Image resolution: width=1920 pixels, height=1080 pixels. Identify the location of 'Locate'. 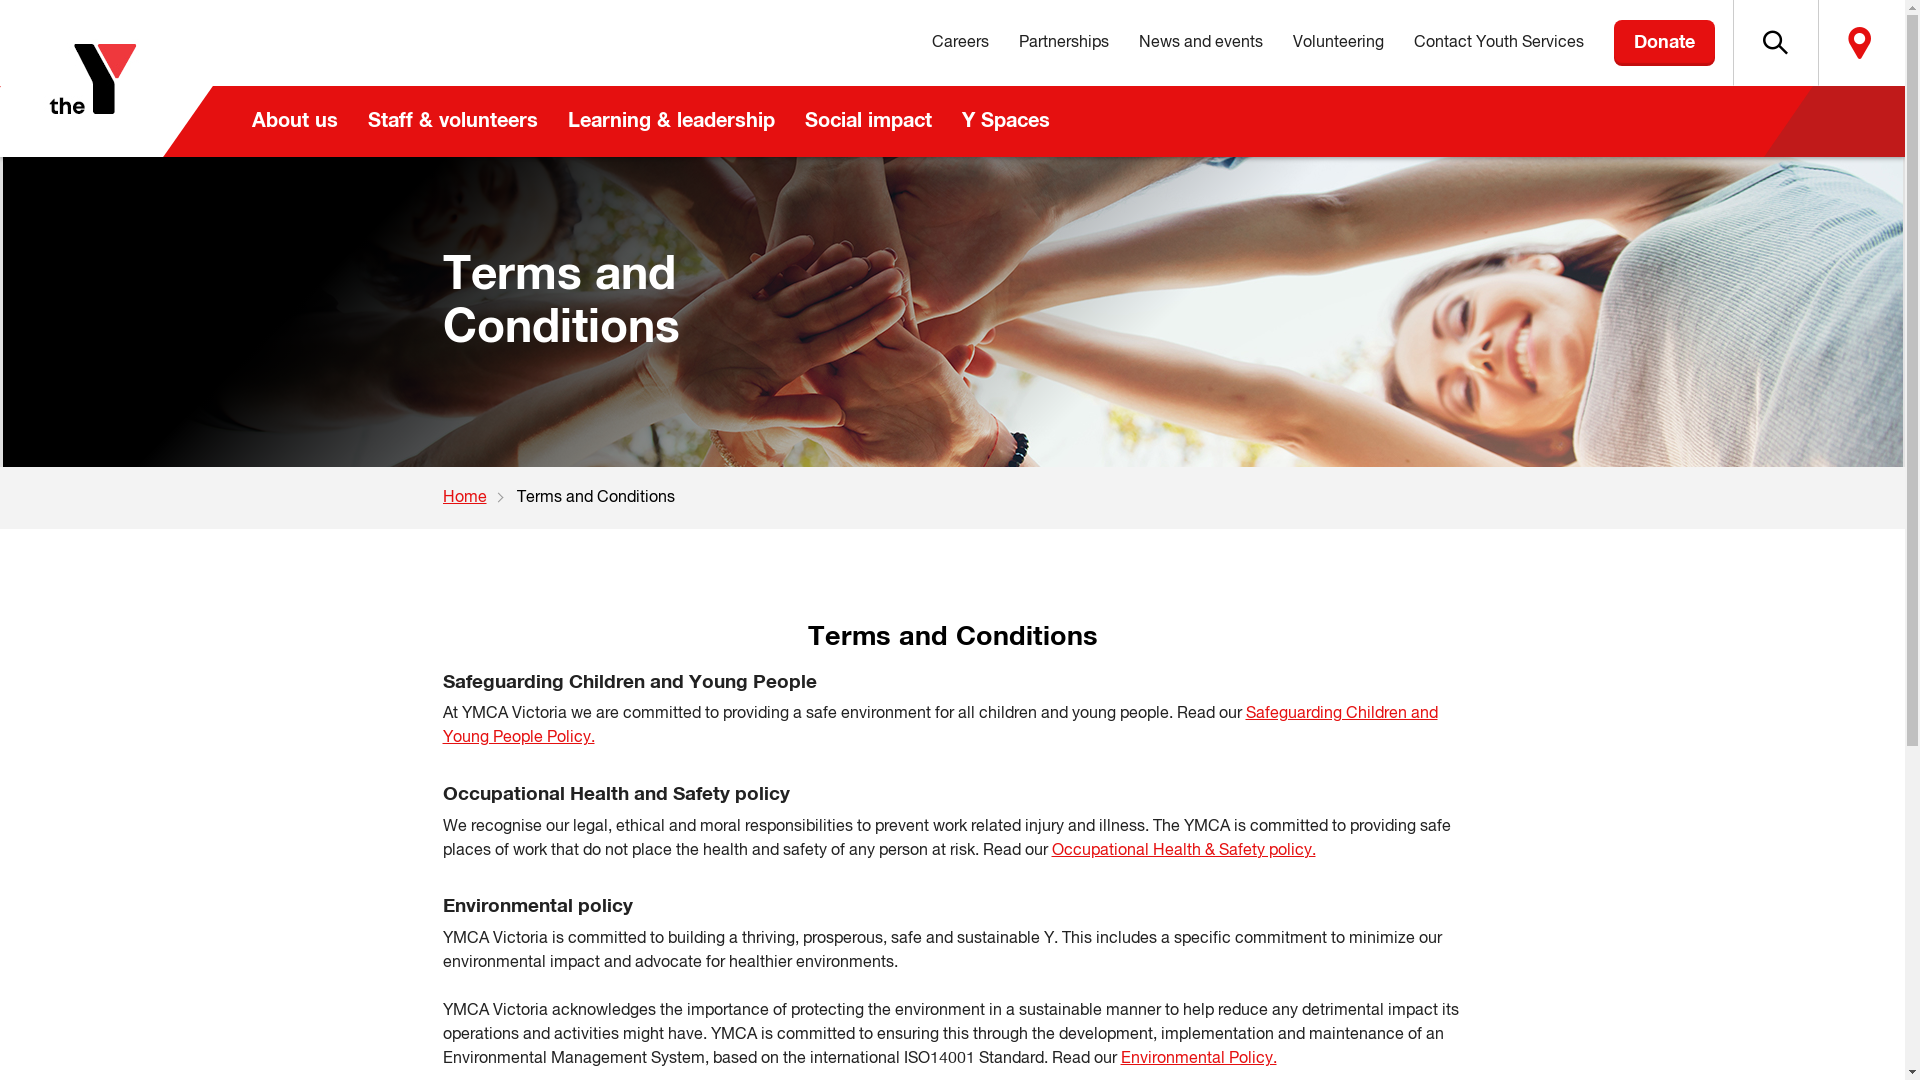
(1818, 42).